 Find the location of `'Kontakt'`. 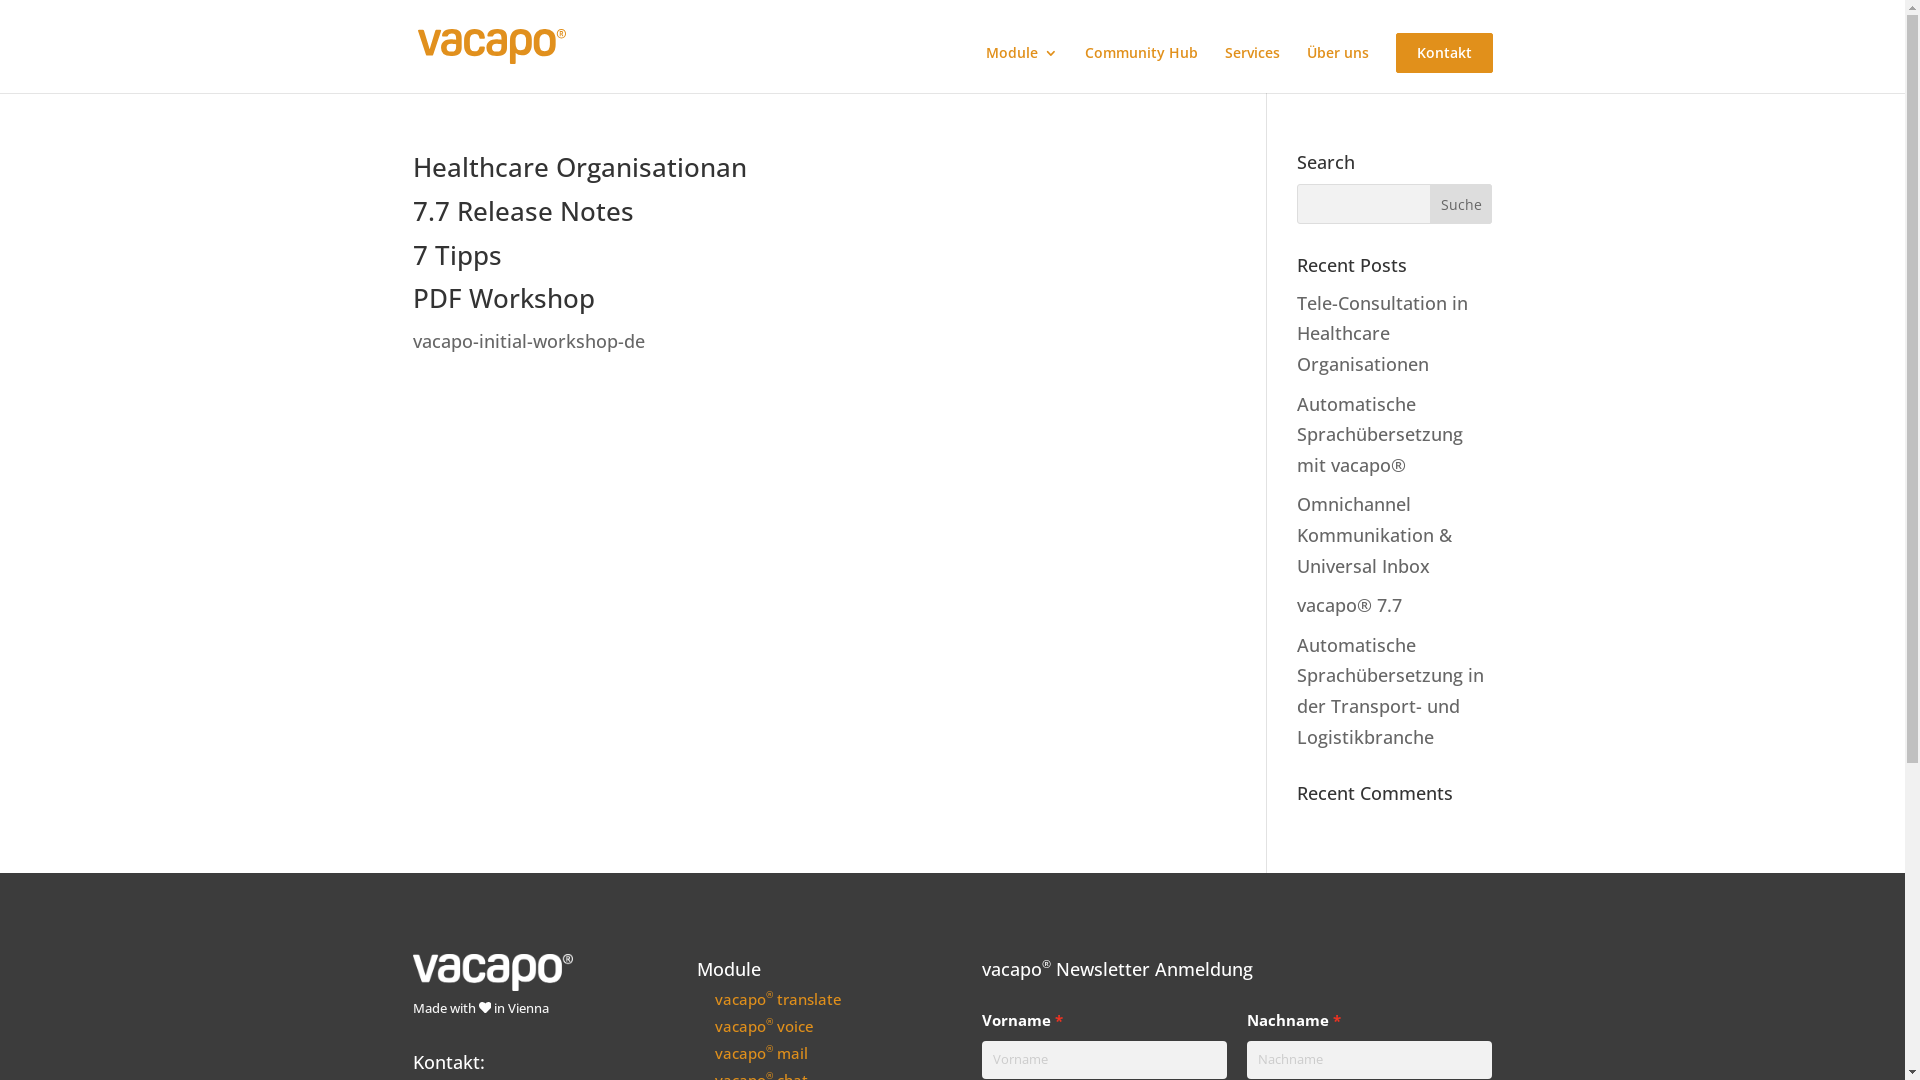

'Kontakt' is located at coordinates (1395, 52).